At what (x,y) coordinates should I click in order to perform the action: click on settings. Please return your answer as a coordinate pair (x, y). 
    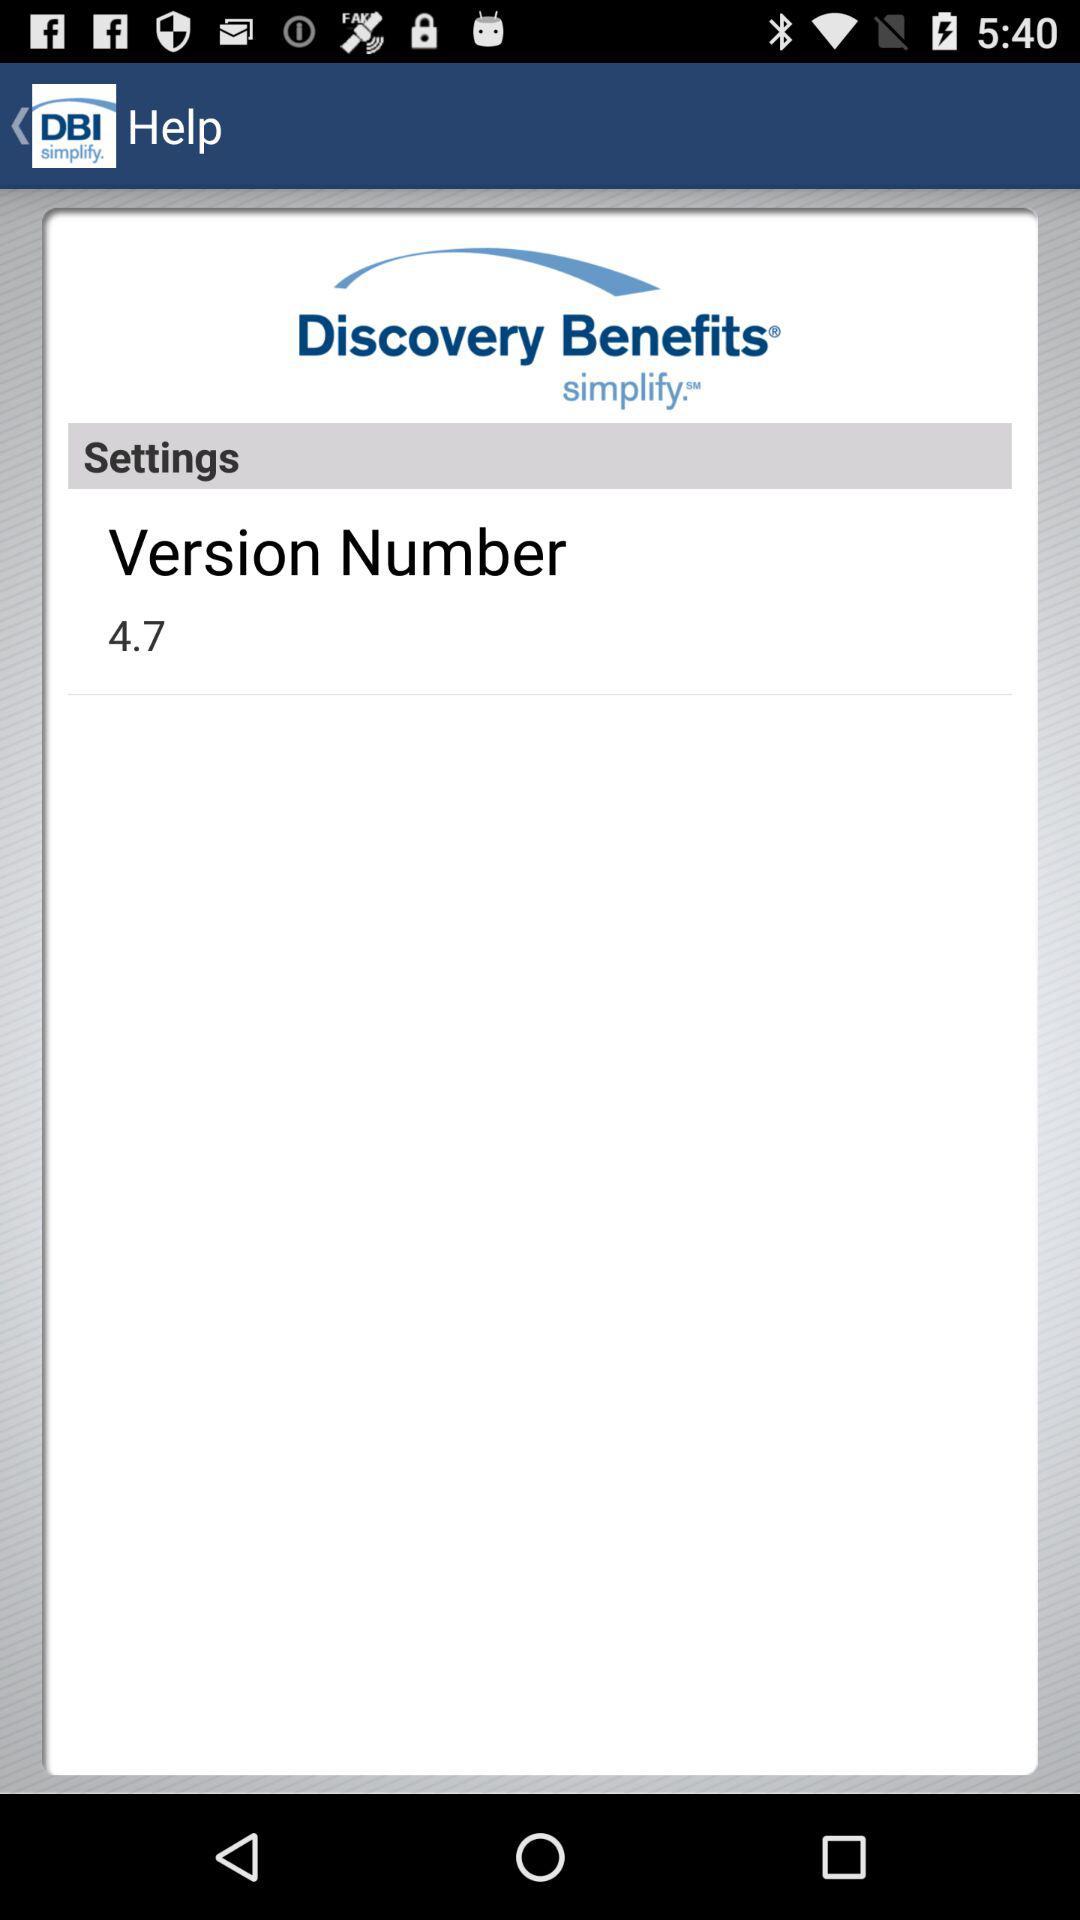
    Looking at the image, I should click on (540, 455).